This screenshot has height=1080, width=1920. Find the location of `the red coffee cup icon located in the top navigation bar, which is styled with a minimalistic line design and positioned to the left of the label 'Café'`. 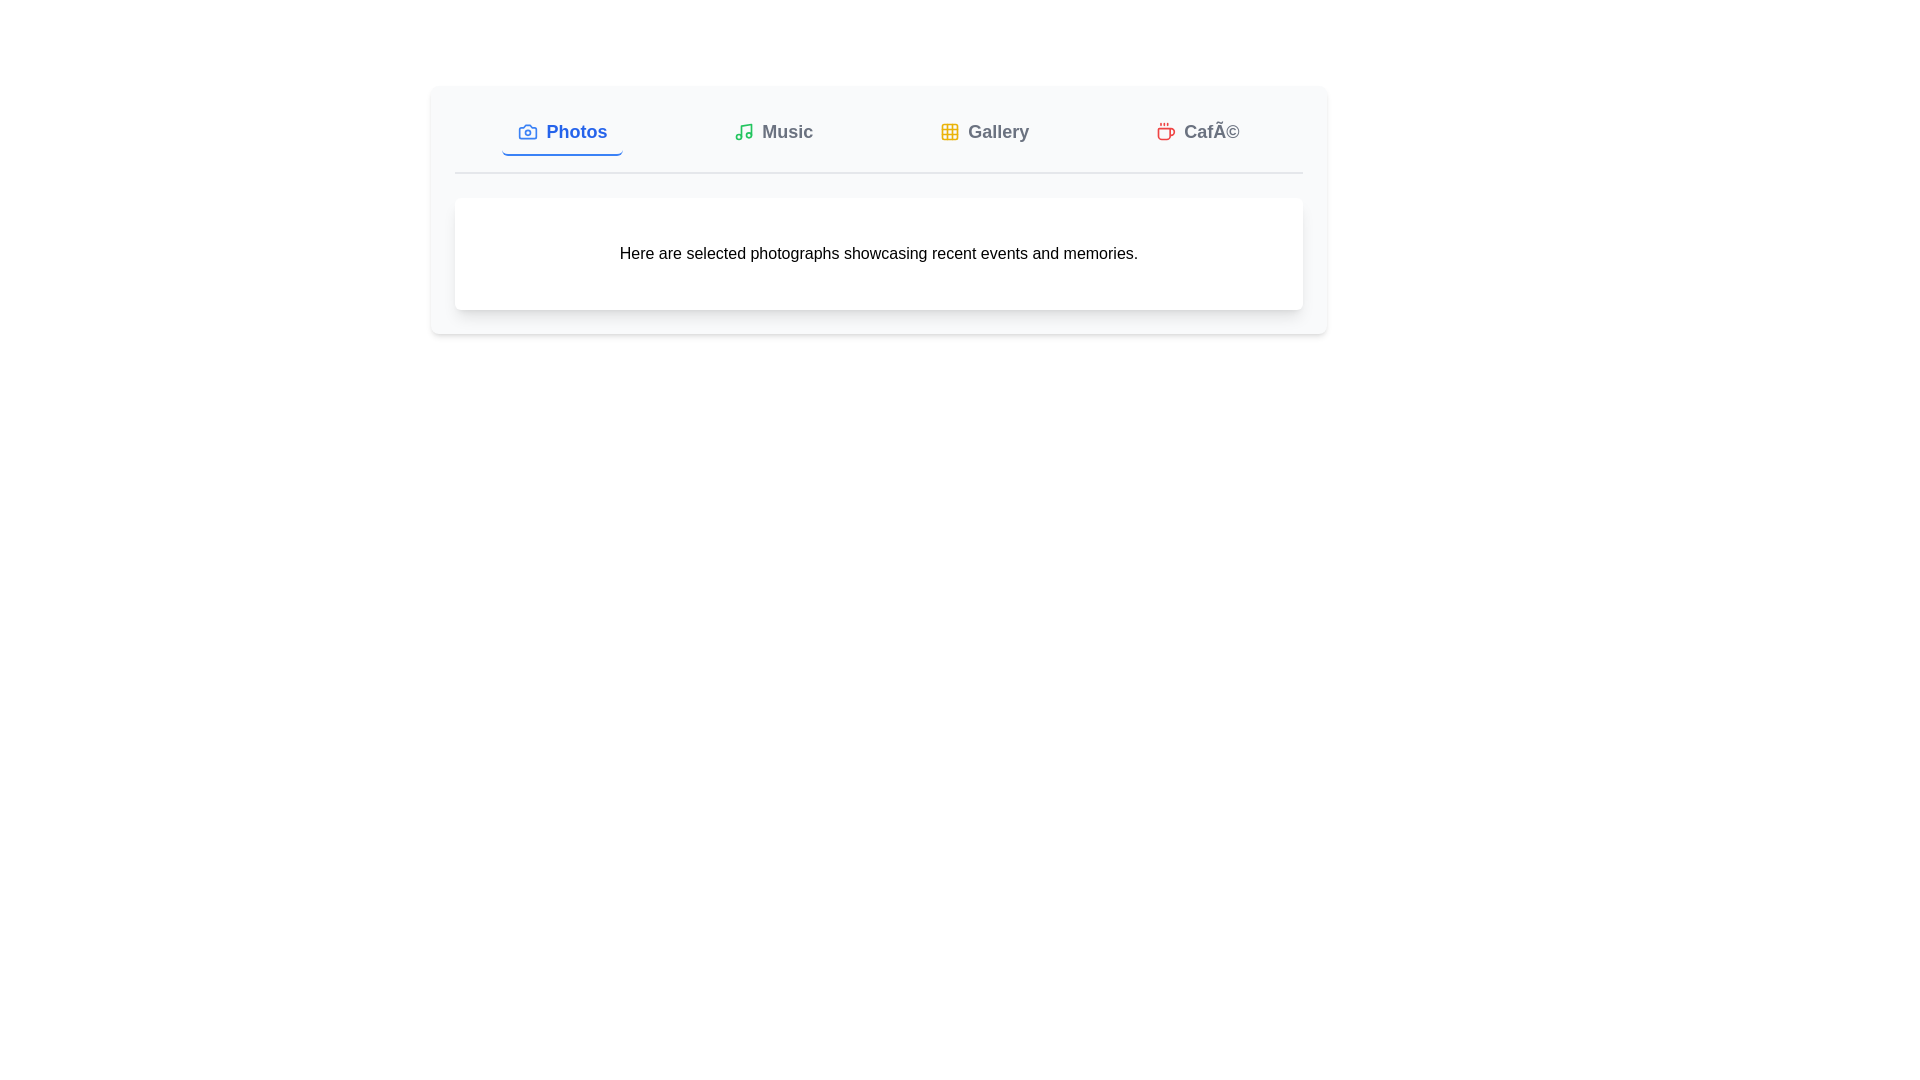

the red coffee cup icon located in the top navigation bar, which is styled with a minimalistic line design and positioned to the left of the label 'Café' is located at coordinates (1166, 131).